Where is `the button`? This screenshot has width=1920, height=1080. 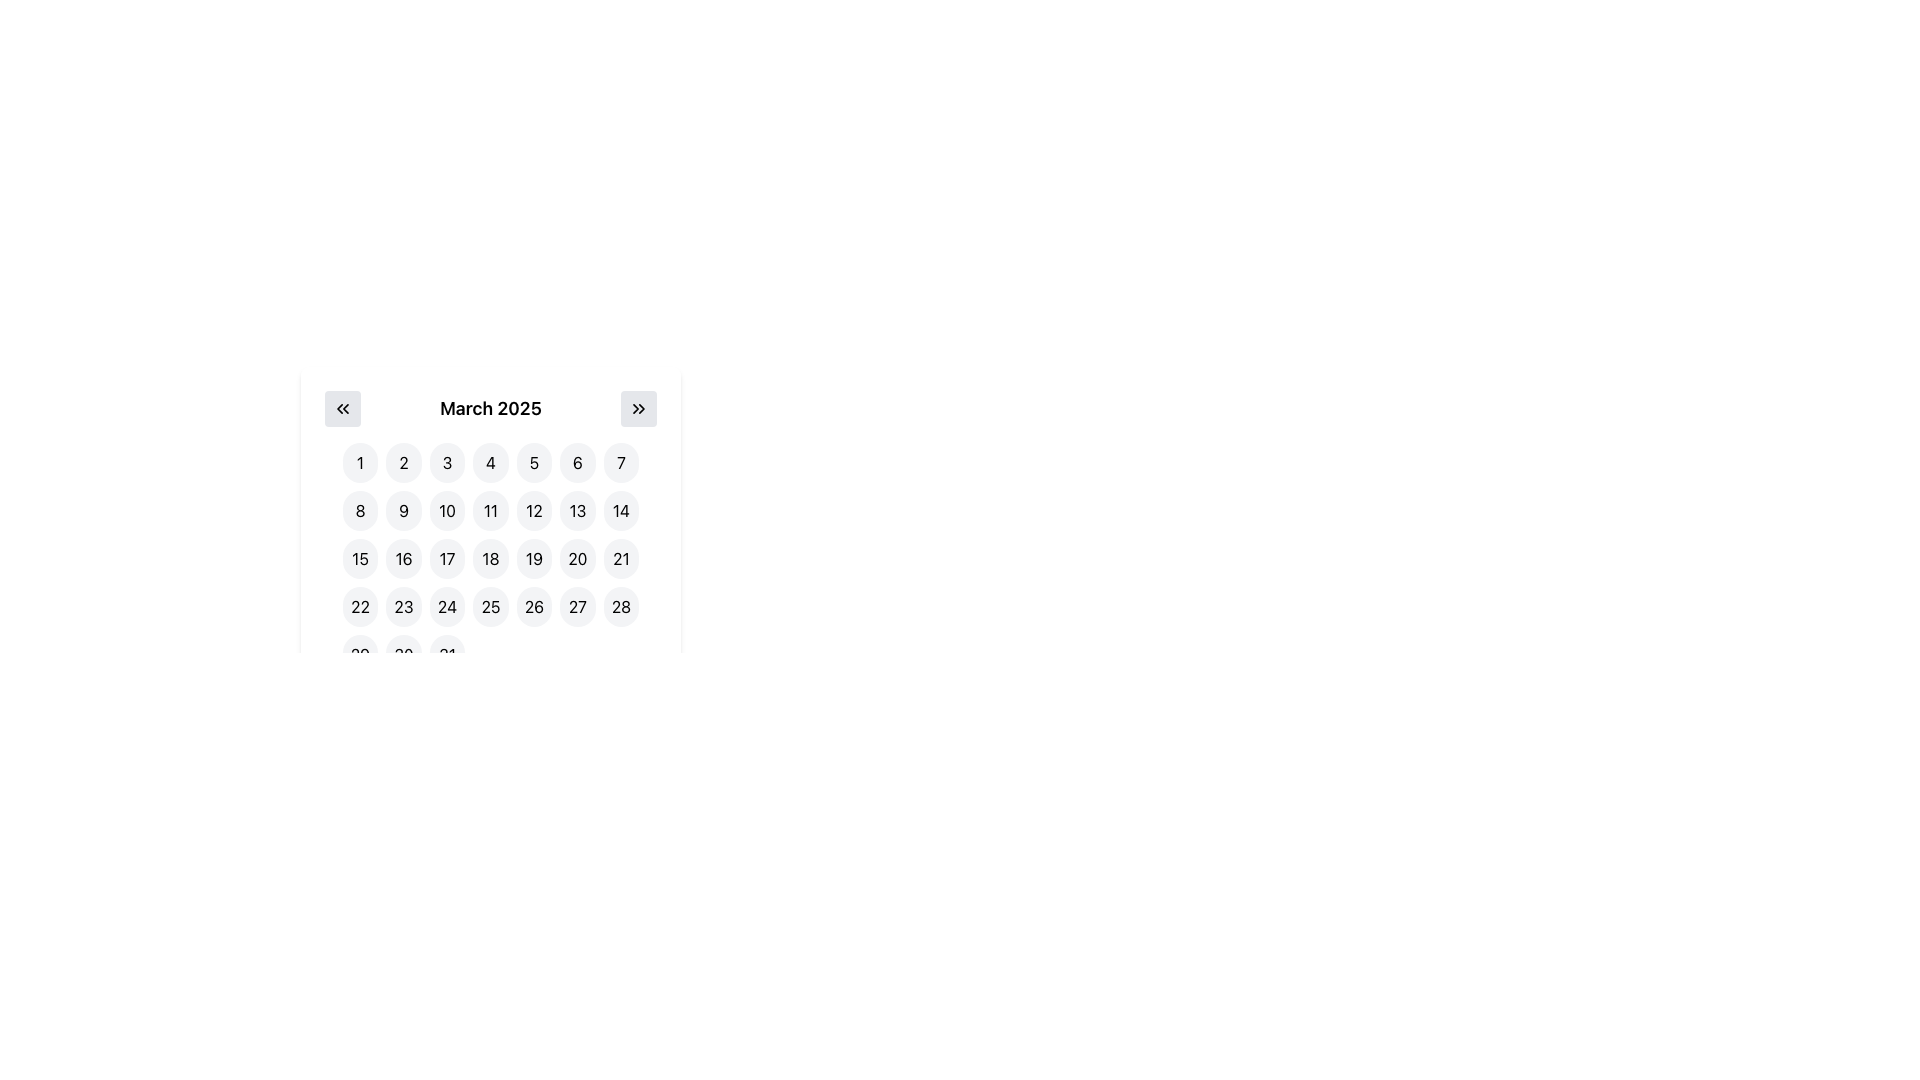 the button is located at coordinates (576, 605).